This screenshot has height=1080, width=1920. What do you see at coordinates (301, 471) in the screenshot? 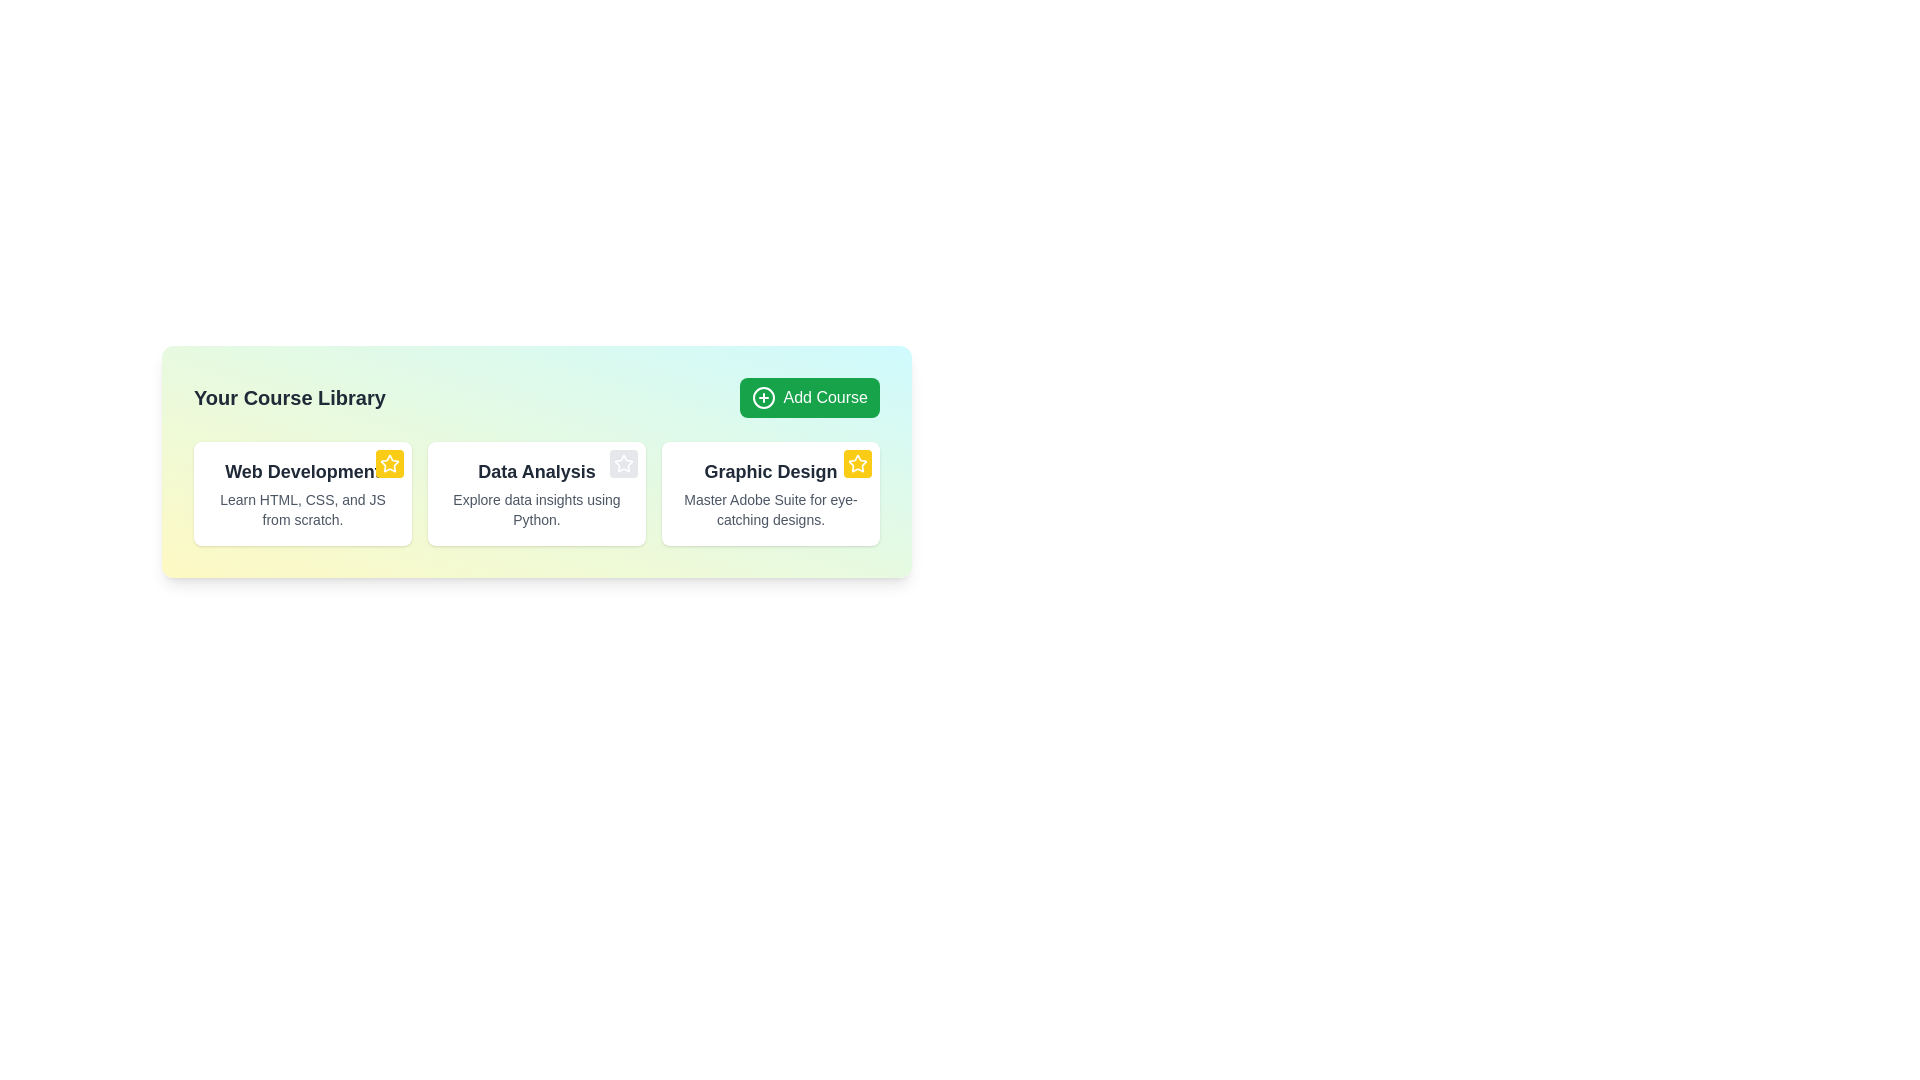
I see `the non-interactive title text label that provides the name of the course in the 'Your Course Library' section` at bounding box center [301, 471].